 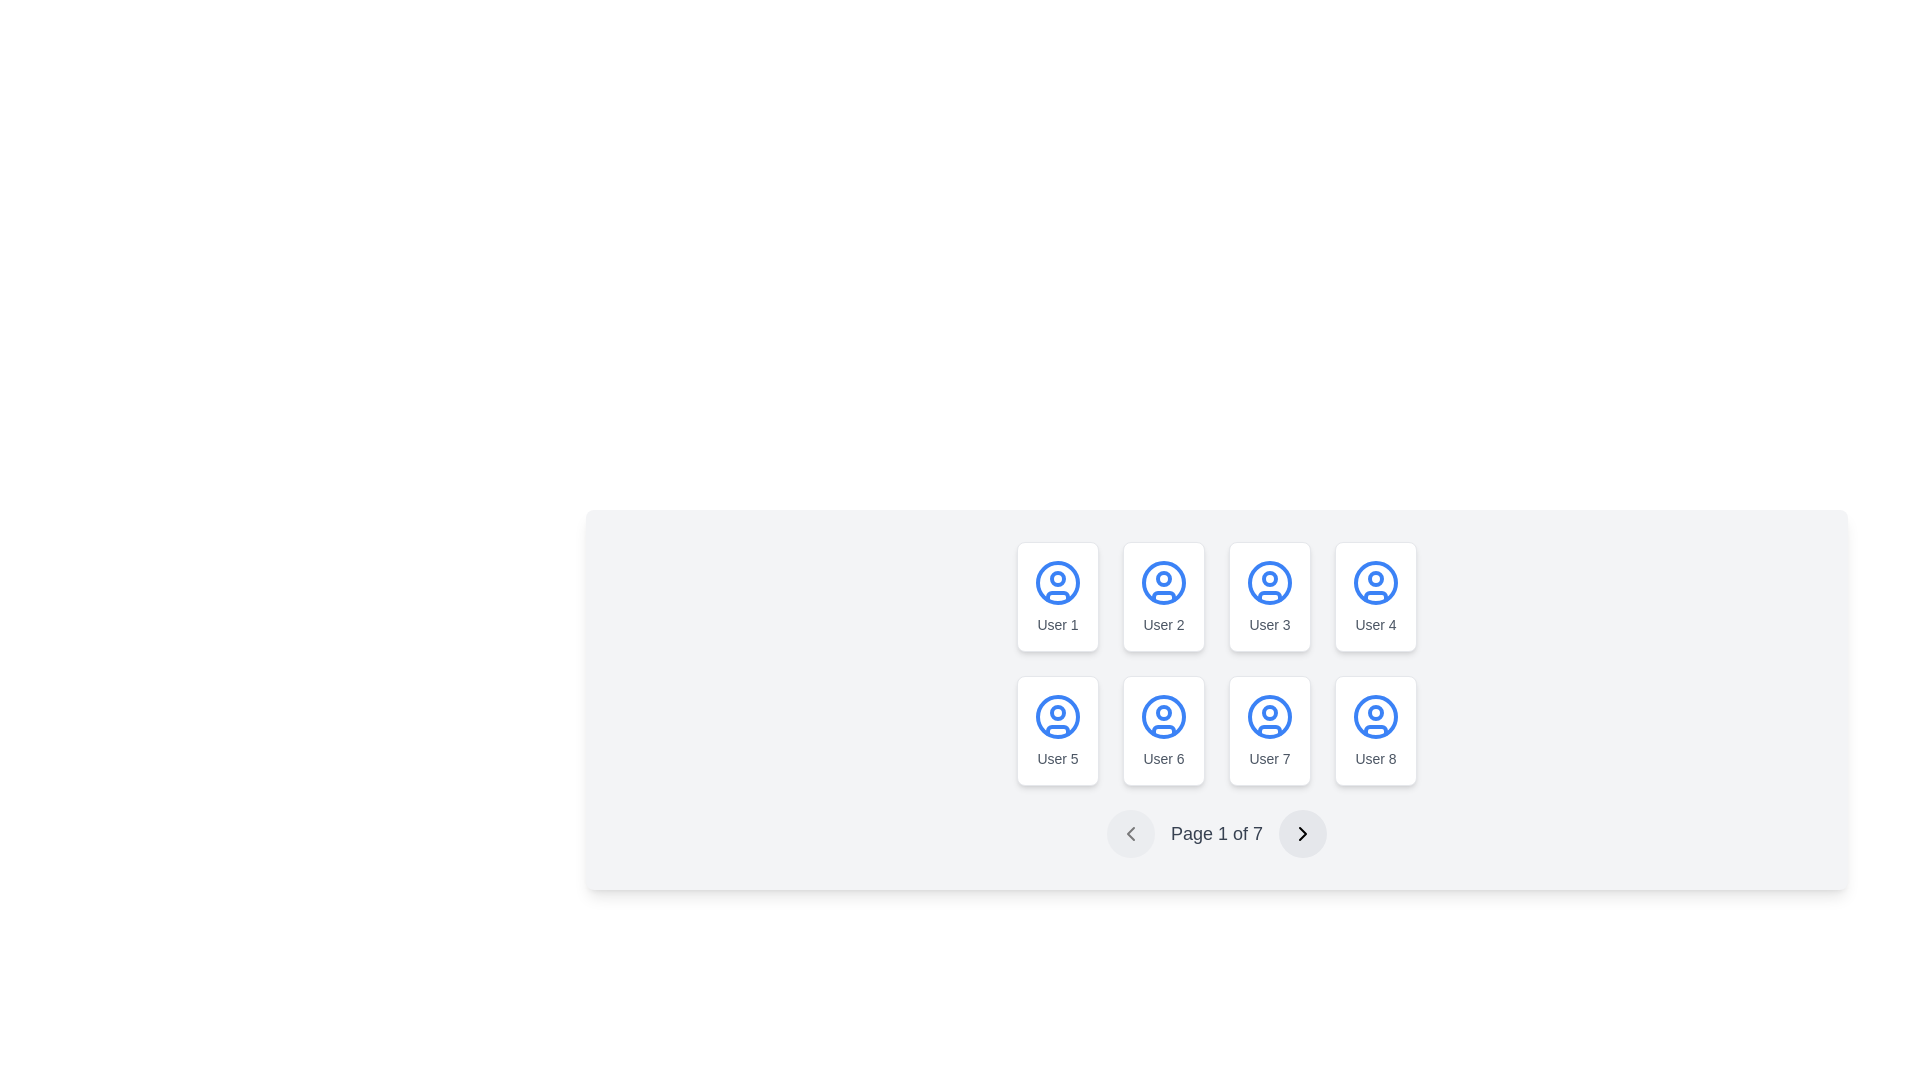 What do you see at coordinates (1269, 731) in the screenshot?
I see `the Profile Card containing the user profile icon and the label 'User 7', located in the second row and third column of the grid` at bounding box center [1269, 731].